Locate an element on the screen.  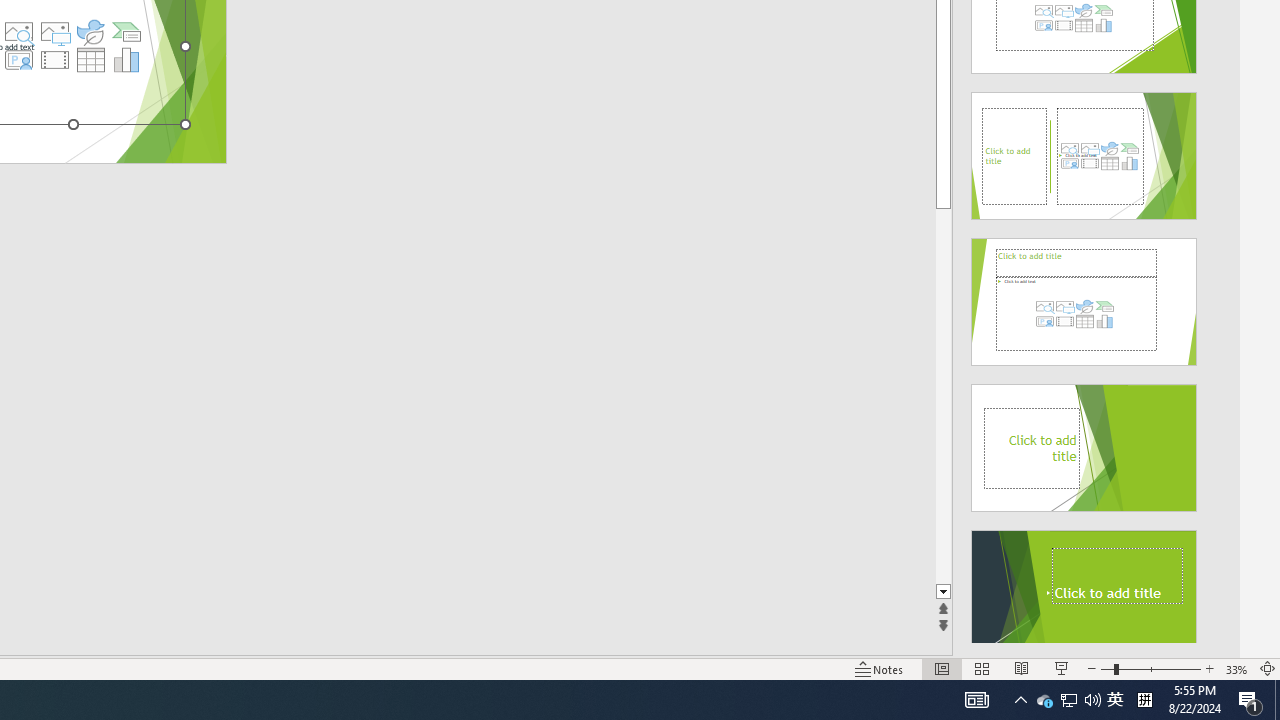
'Insert Chart' is located at coordinates (126, 59).